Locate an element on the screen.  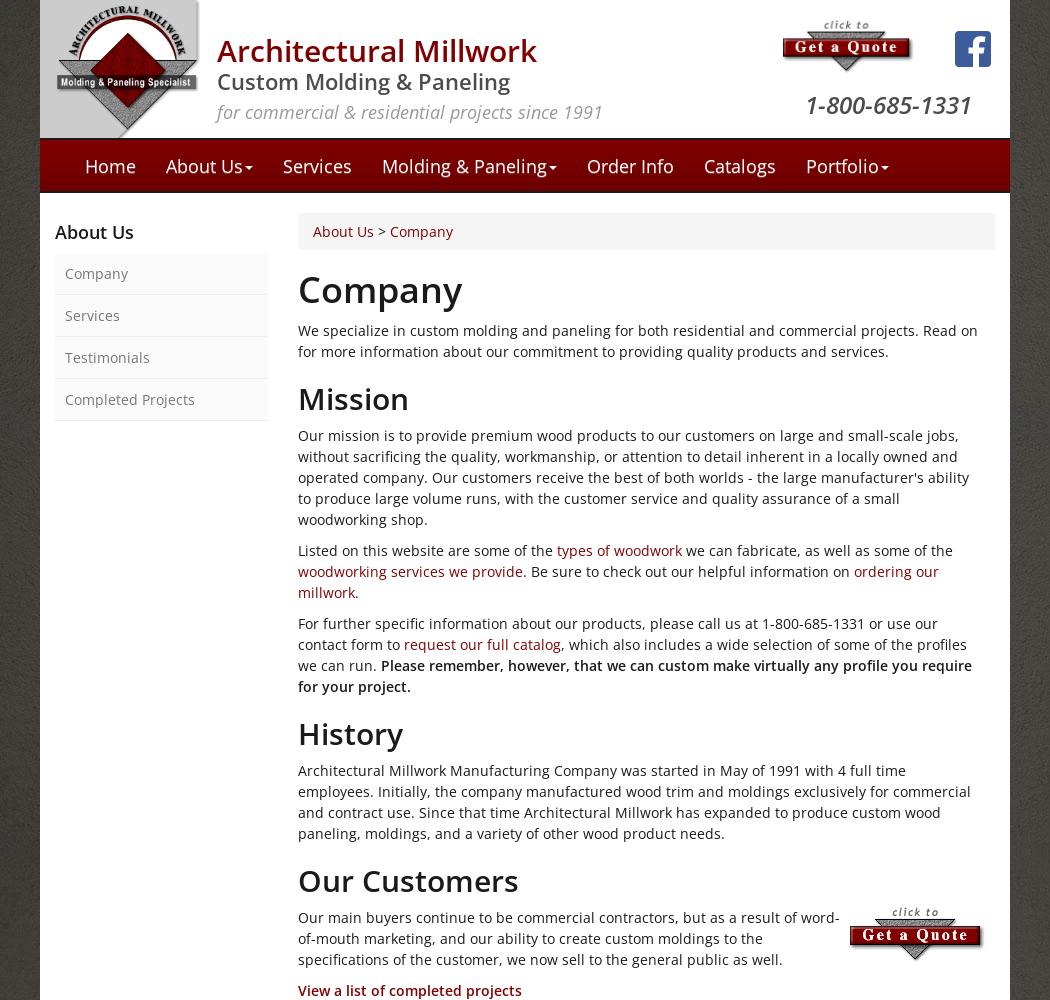
'Our main buyers continue to be commercial contractors, but as a result of word-of-mouth marketing, and our ability to create custom moldings to the specifications of the customer, we now sell to the general public as well.' is located at coordinates (567, 937).